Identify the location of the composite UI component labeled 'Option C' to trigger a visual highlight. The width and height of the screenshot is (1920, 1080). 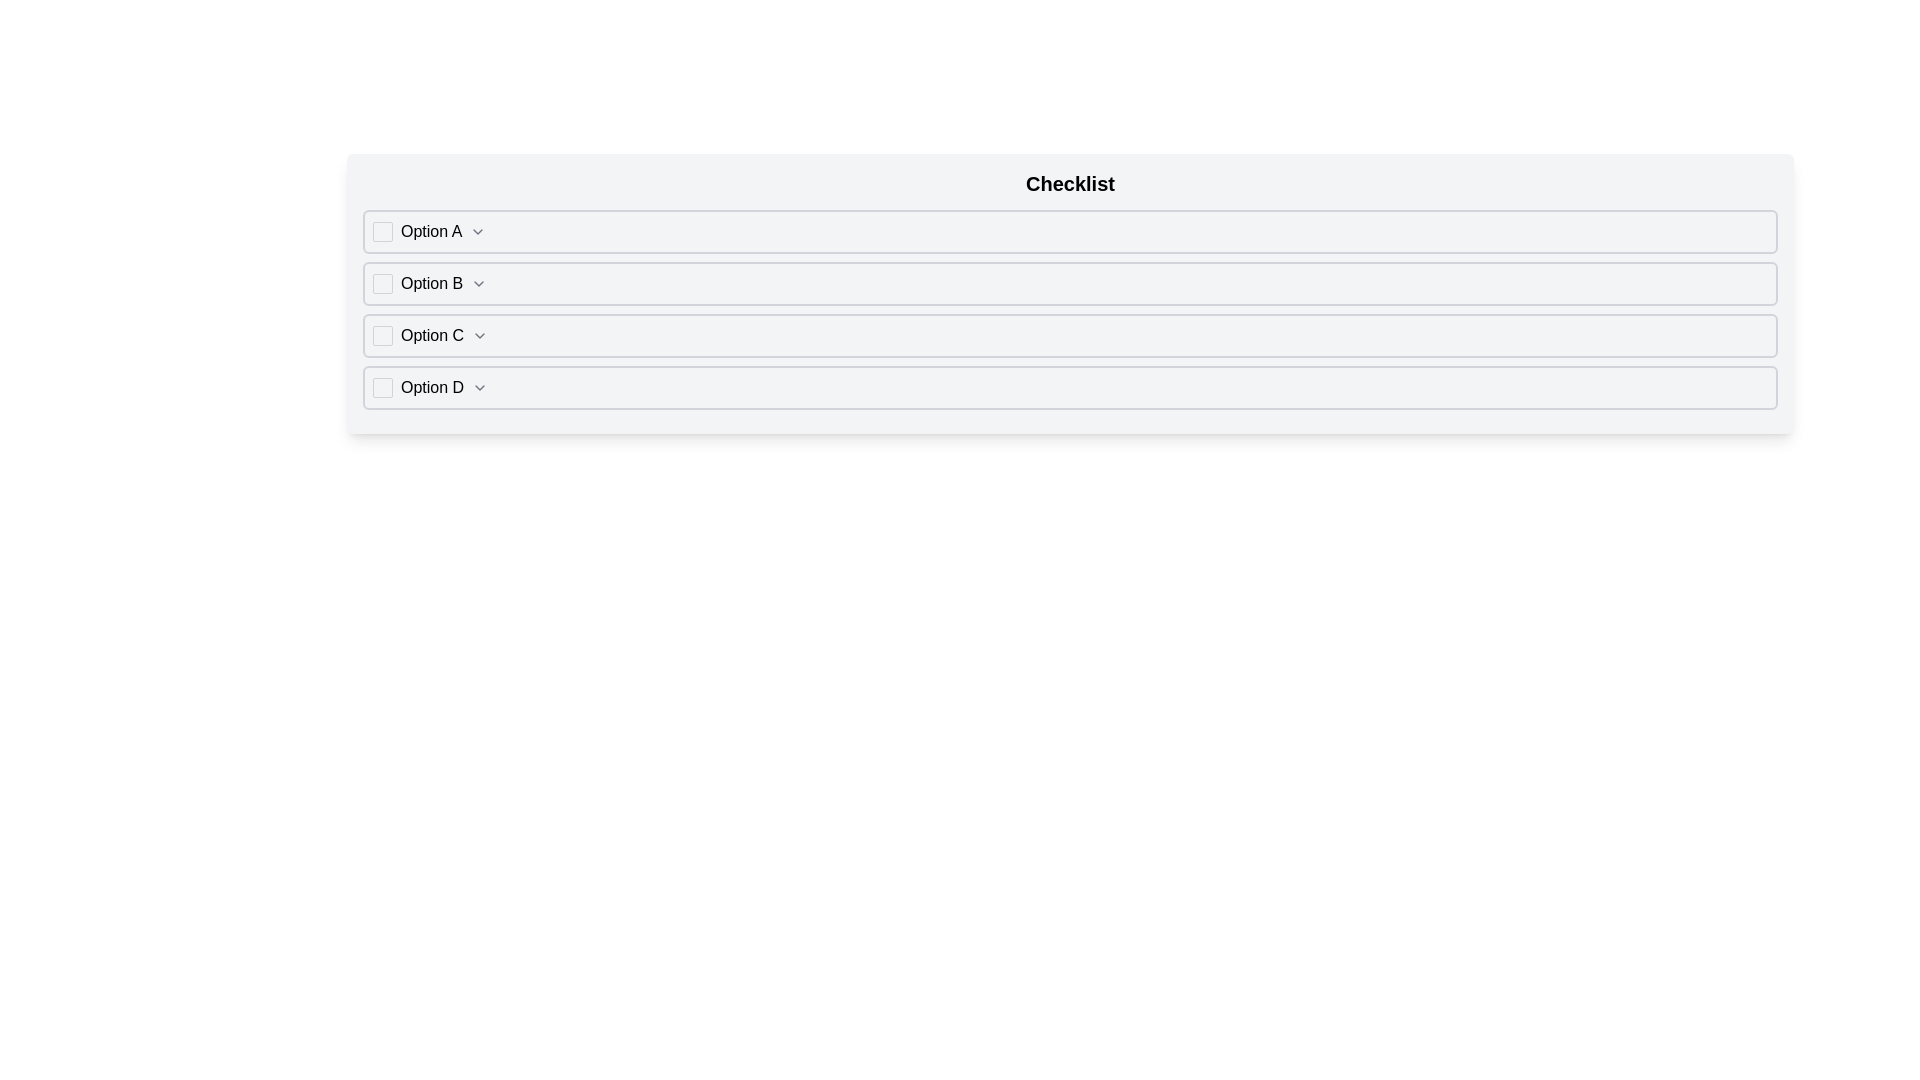
(1069, 334).